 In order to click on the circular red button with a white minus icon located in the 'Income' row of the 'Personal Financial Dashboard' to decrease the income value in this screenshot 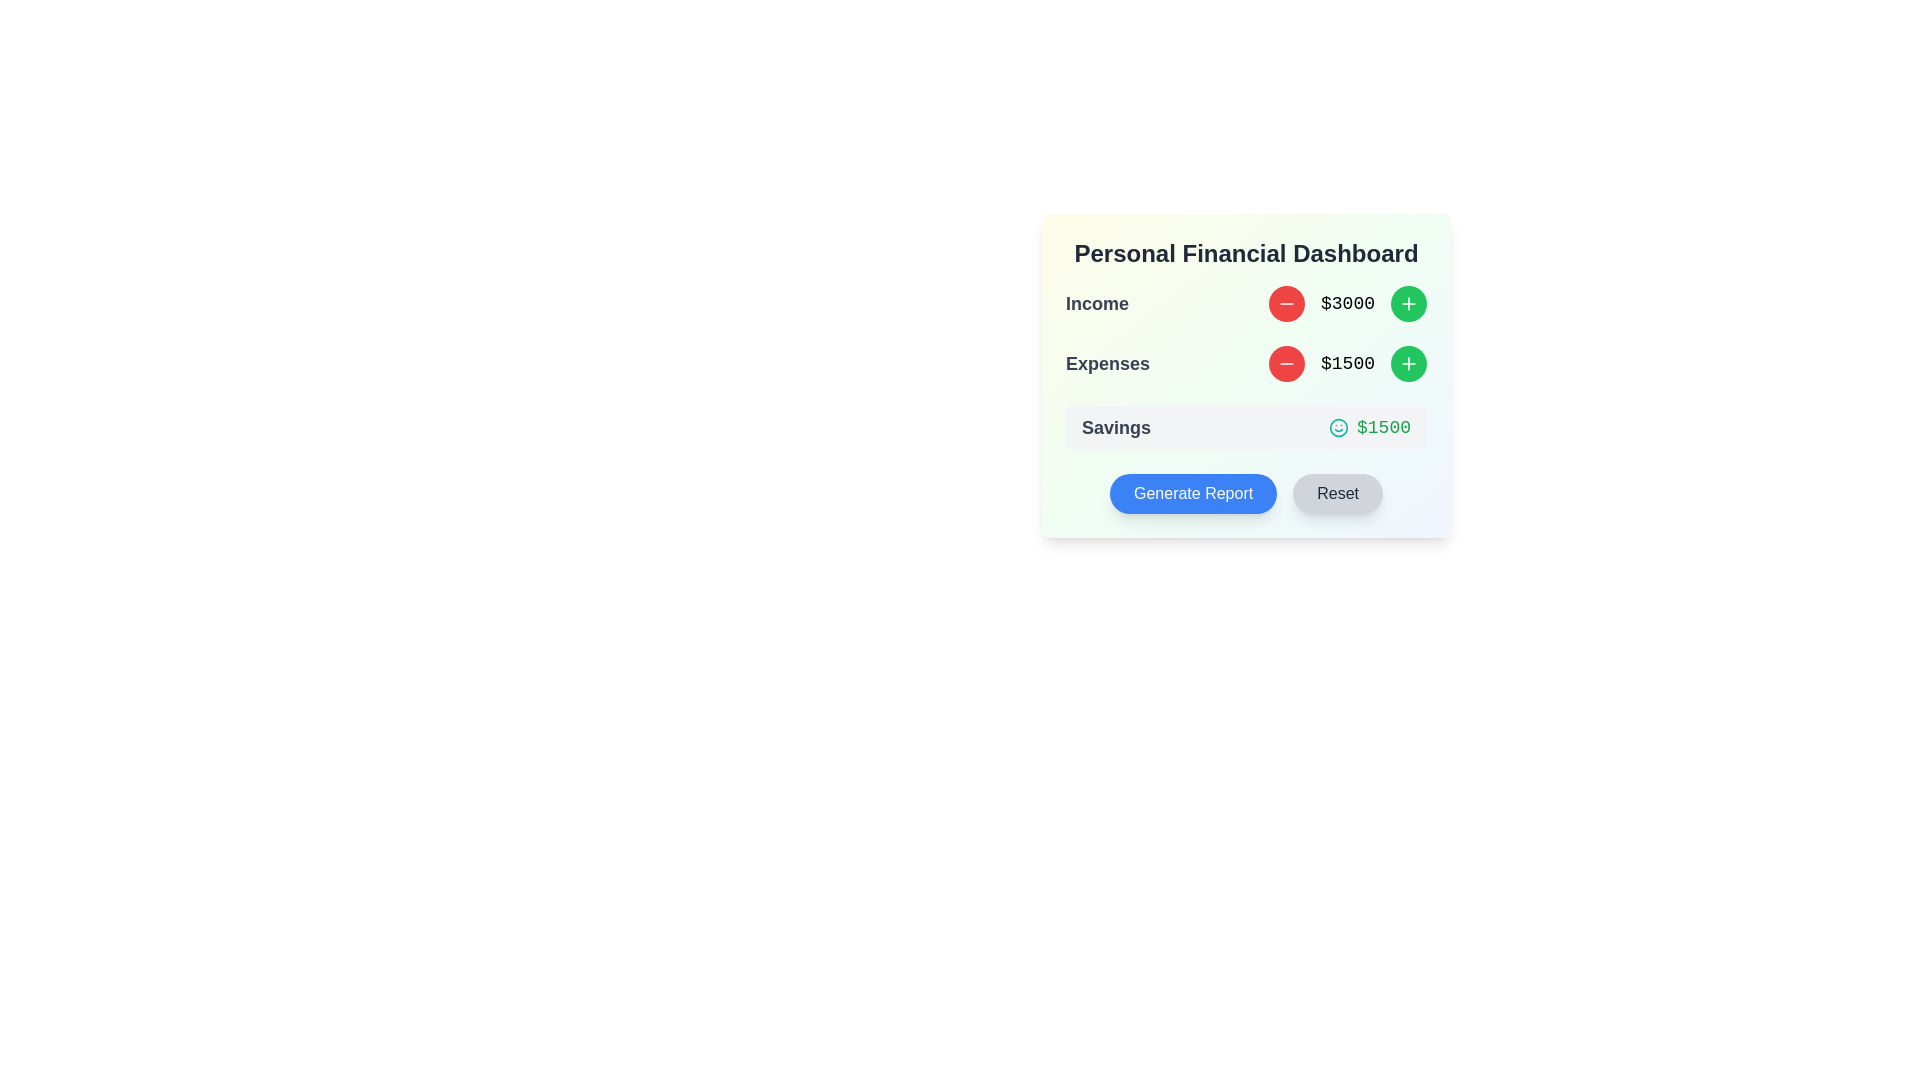, I will do `click(1286, 304)`.